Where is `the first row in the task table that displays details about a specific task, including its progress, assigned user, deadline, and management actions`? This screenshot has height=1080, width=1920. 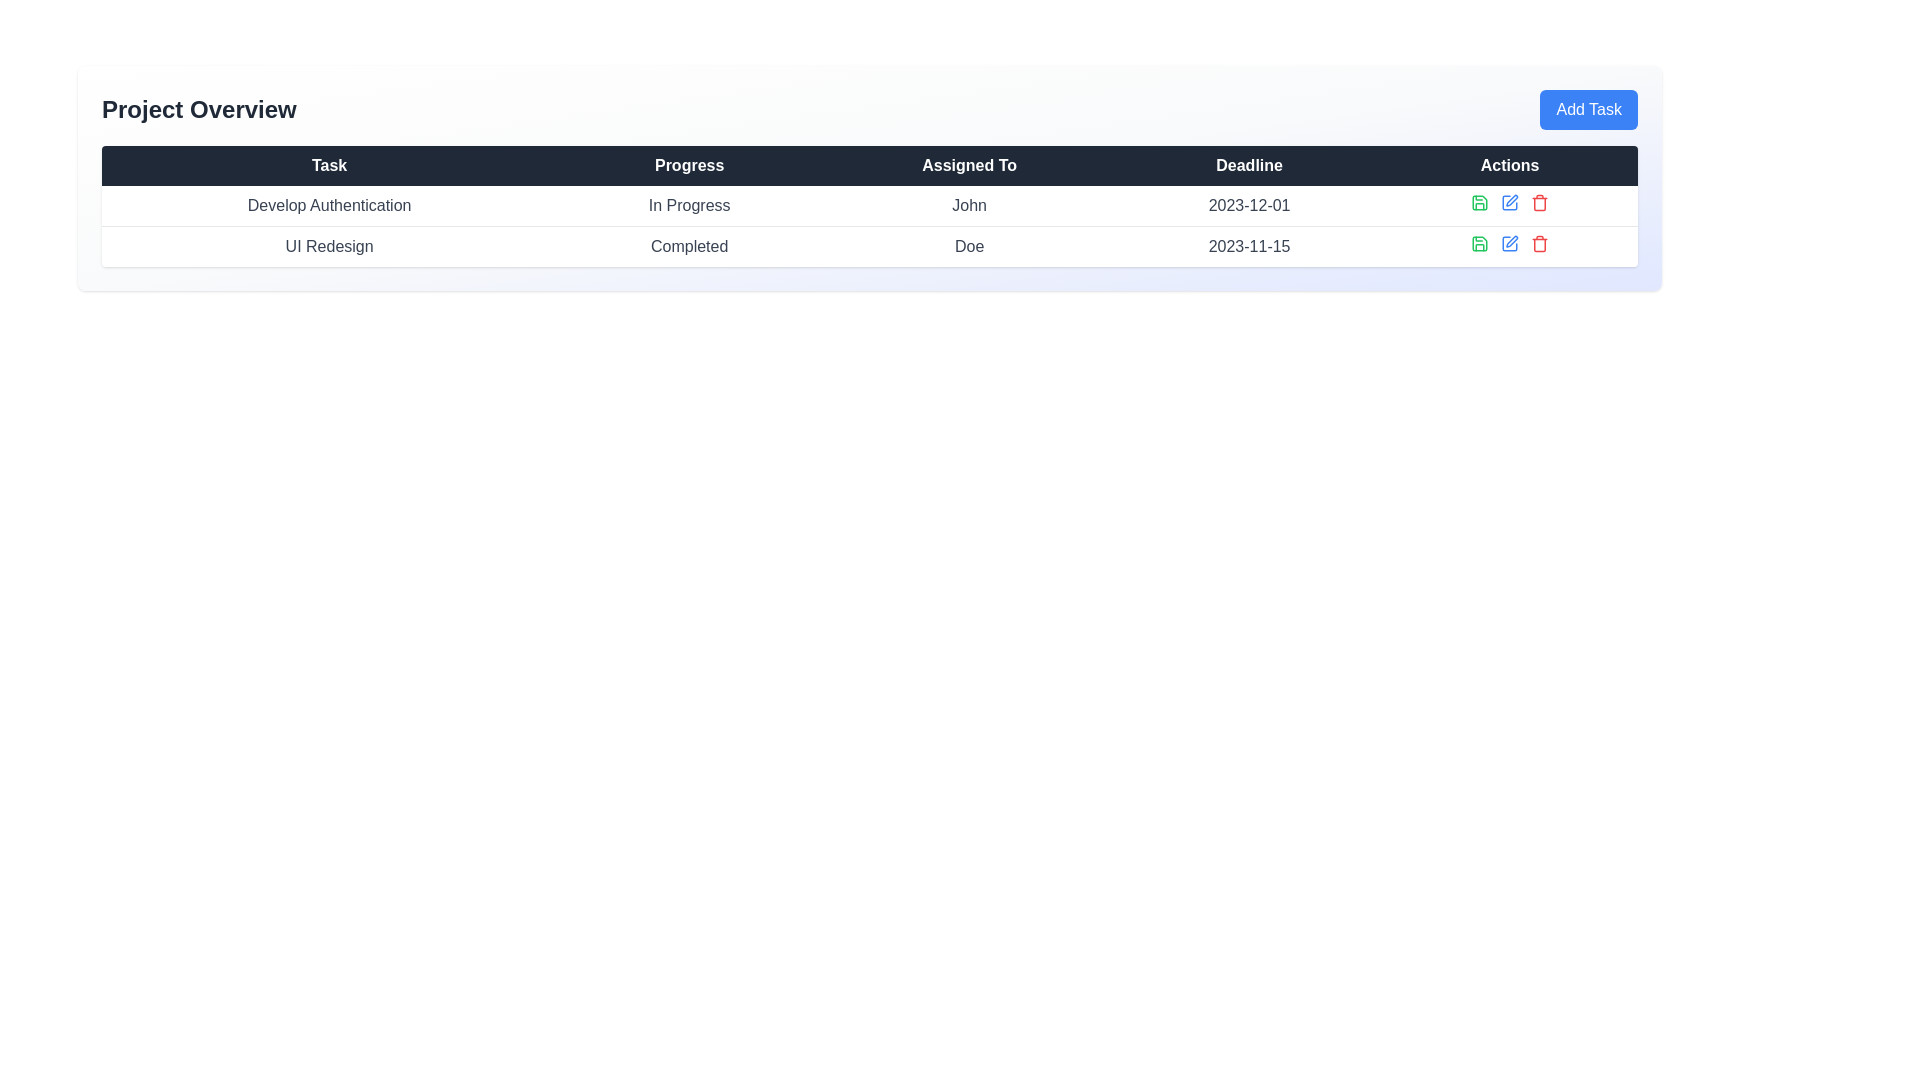 the first row in the task table that displays details about a specific task, including its progress, assigned user, deadline, and management actions is located at coordinates (869, 225).